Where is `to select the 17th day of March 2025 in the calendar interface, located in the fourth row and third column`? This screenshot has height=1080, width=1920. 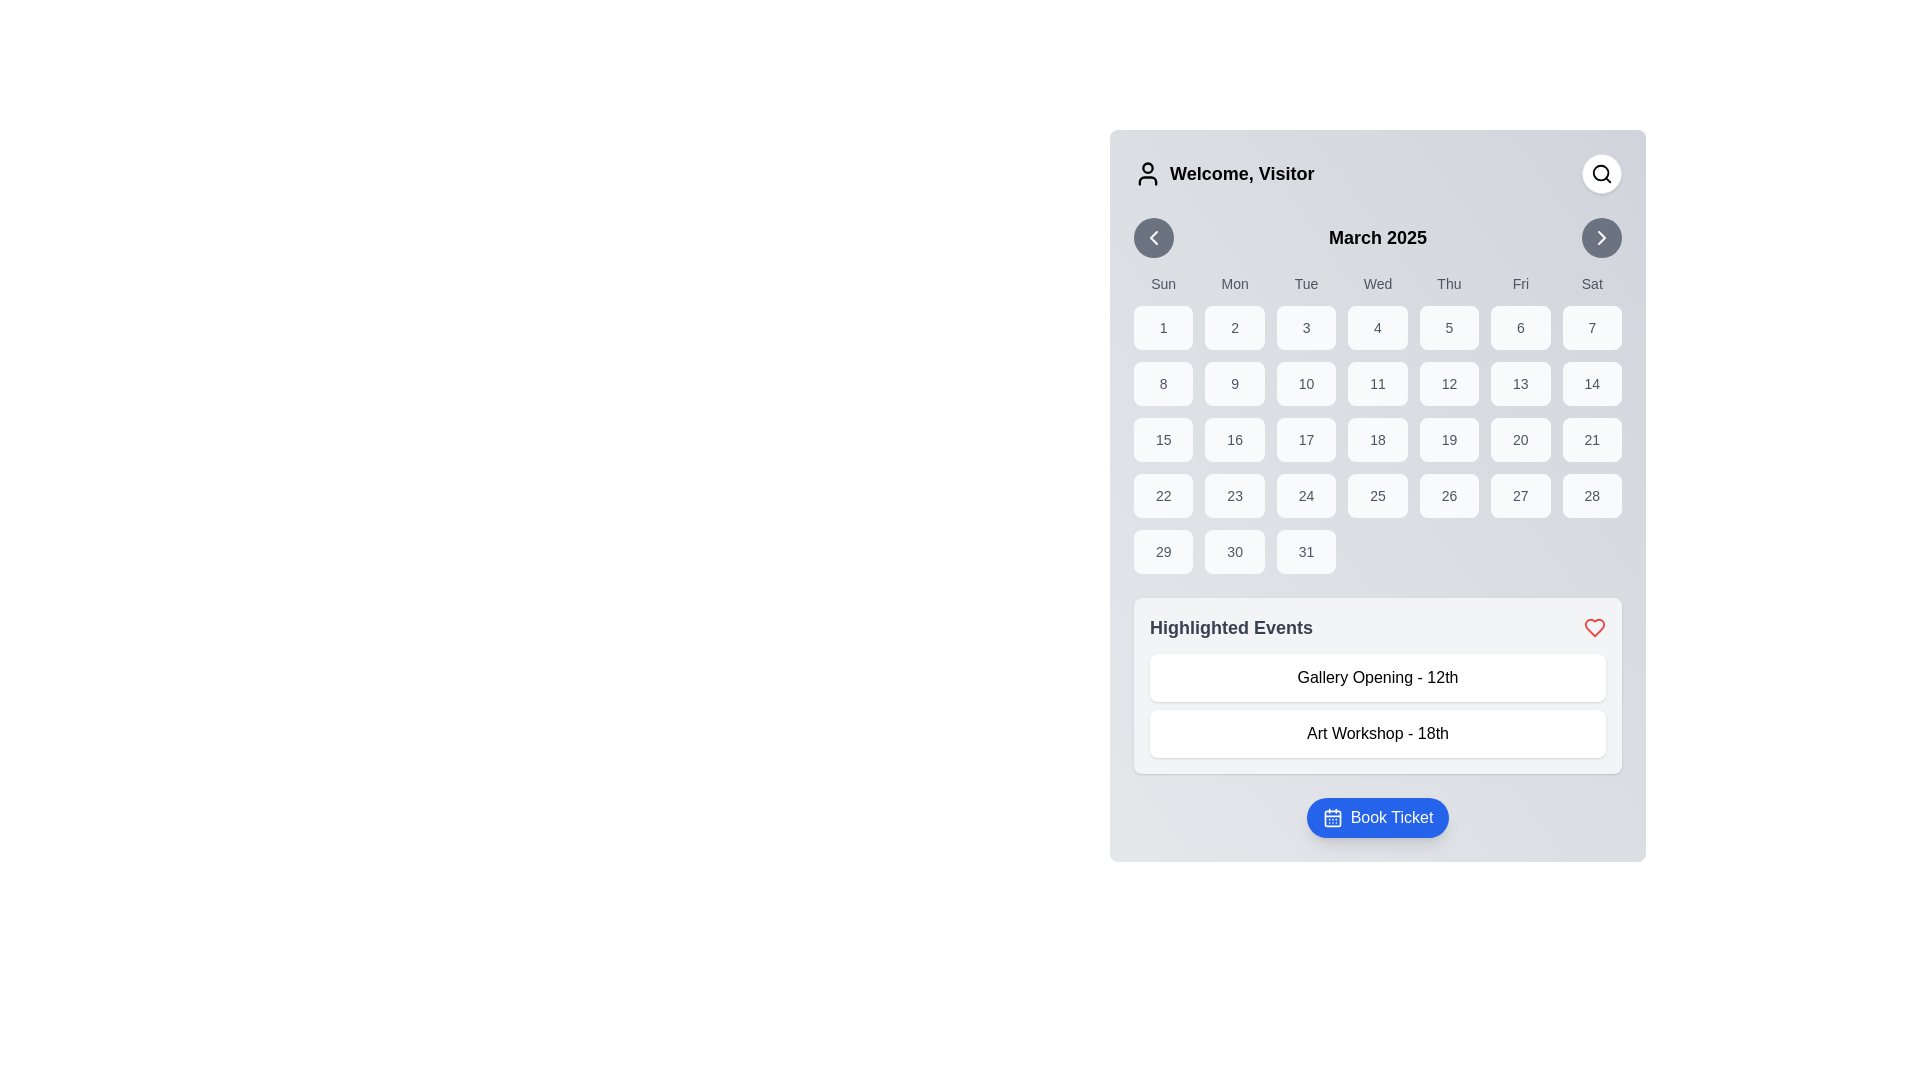
to select the 17th day of March 2025 in the calendar interface, located in the fourth row and third column is located at coordinates (1306, 438).